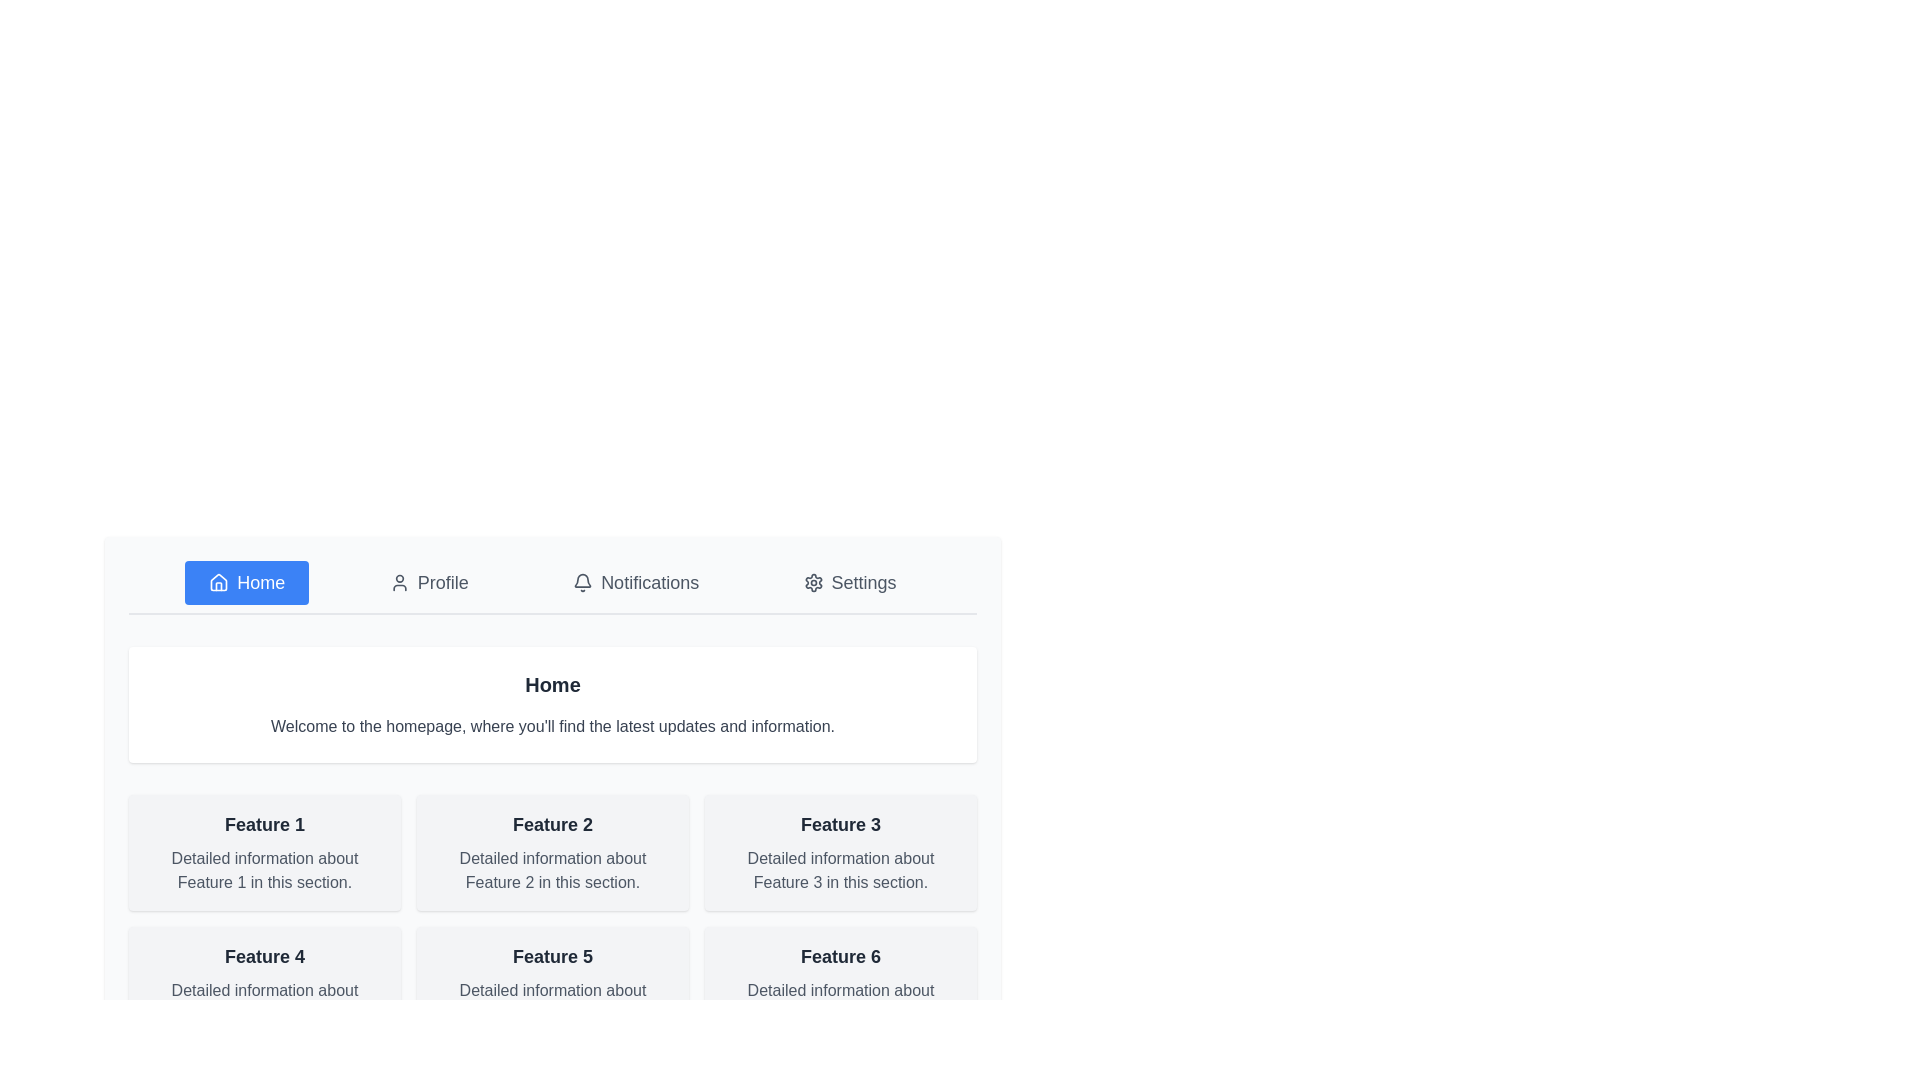 This screenshot has width=1920, height=1080. Describe the element at coordinates (840, 870) in the screenshot. I see `the Text label in gray font below the title of the 'Feature 3' card, located in the second row and third column of the grid layout` at that location.